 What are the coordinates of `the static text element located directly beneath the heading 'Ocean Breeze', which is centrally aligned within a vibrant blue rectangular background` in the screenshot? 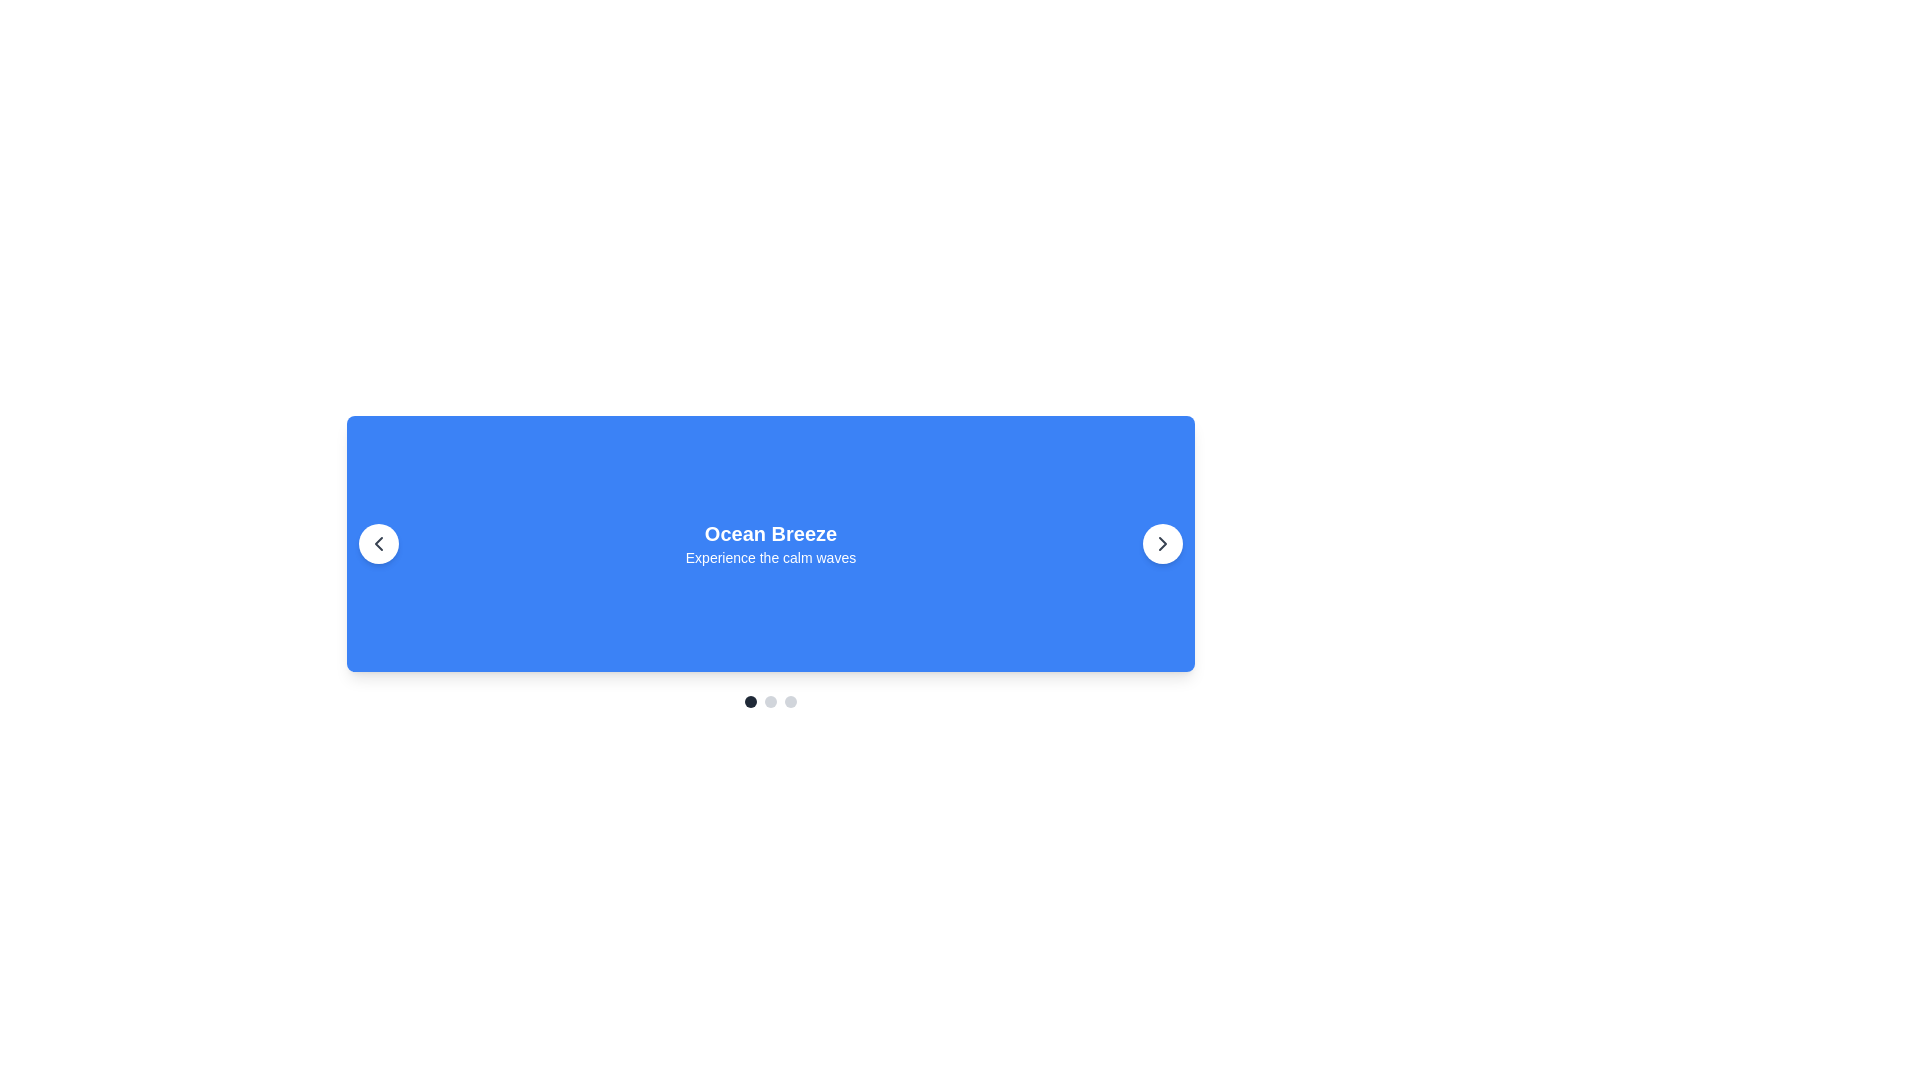 It's located at (770, 558).